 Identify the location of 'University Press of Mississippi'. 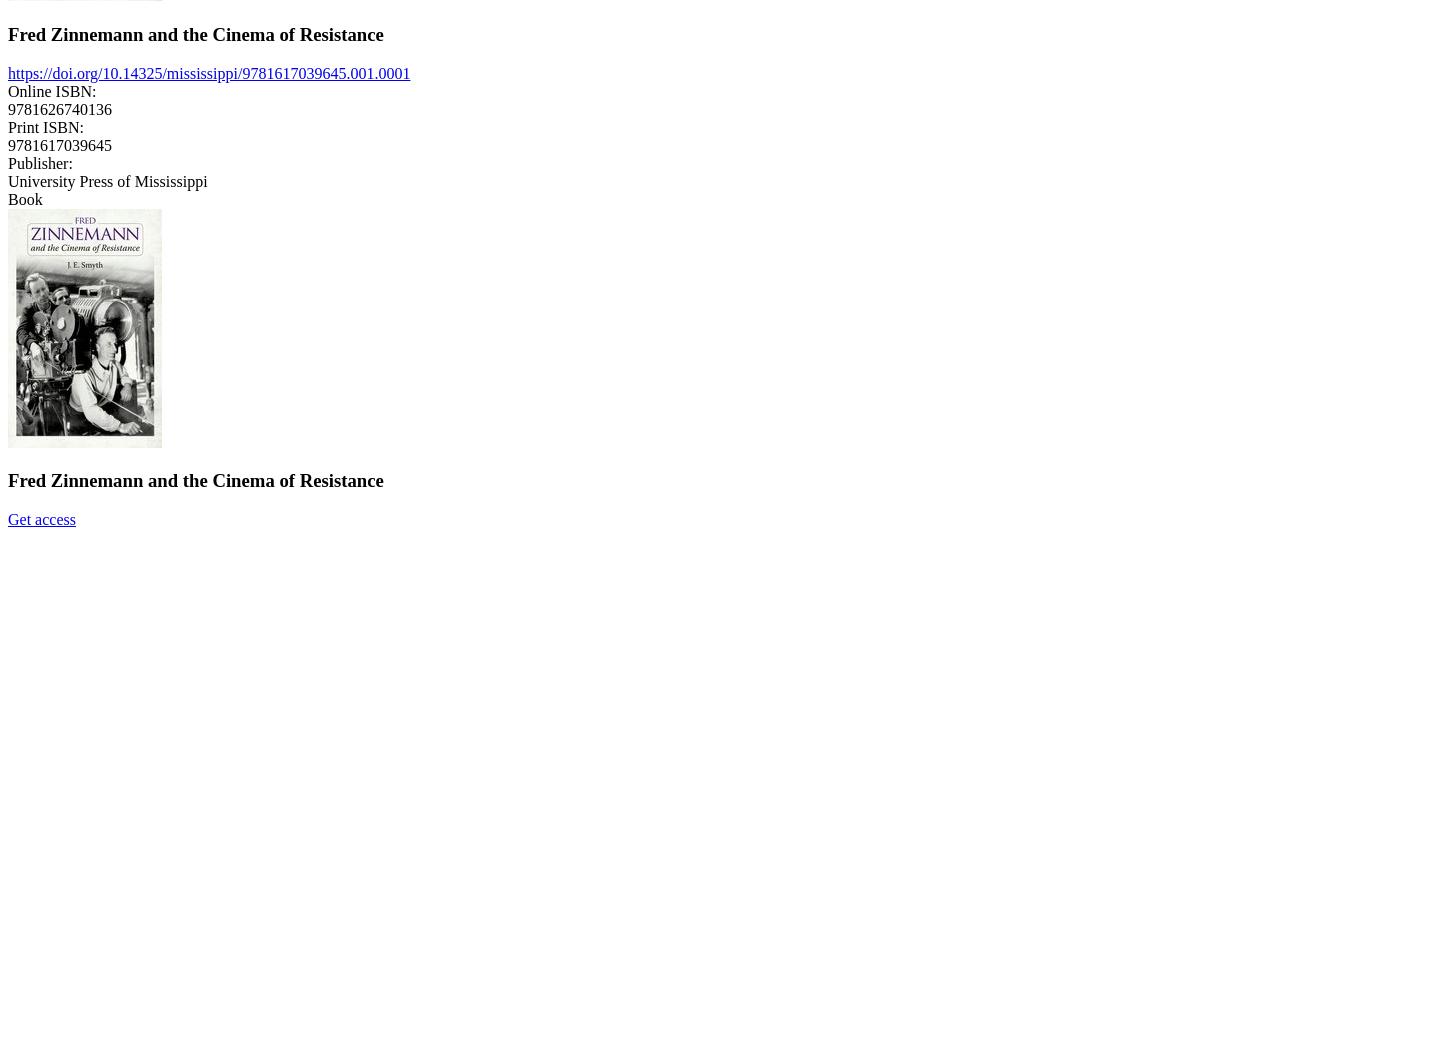
(107, 180).